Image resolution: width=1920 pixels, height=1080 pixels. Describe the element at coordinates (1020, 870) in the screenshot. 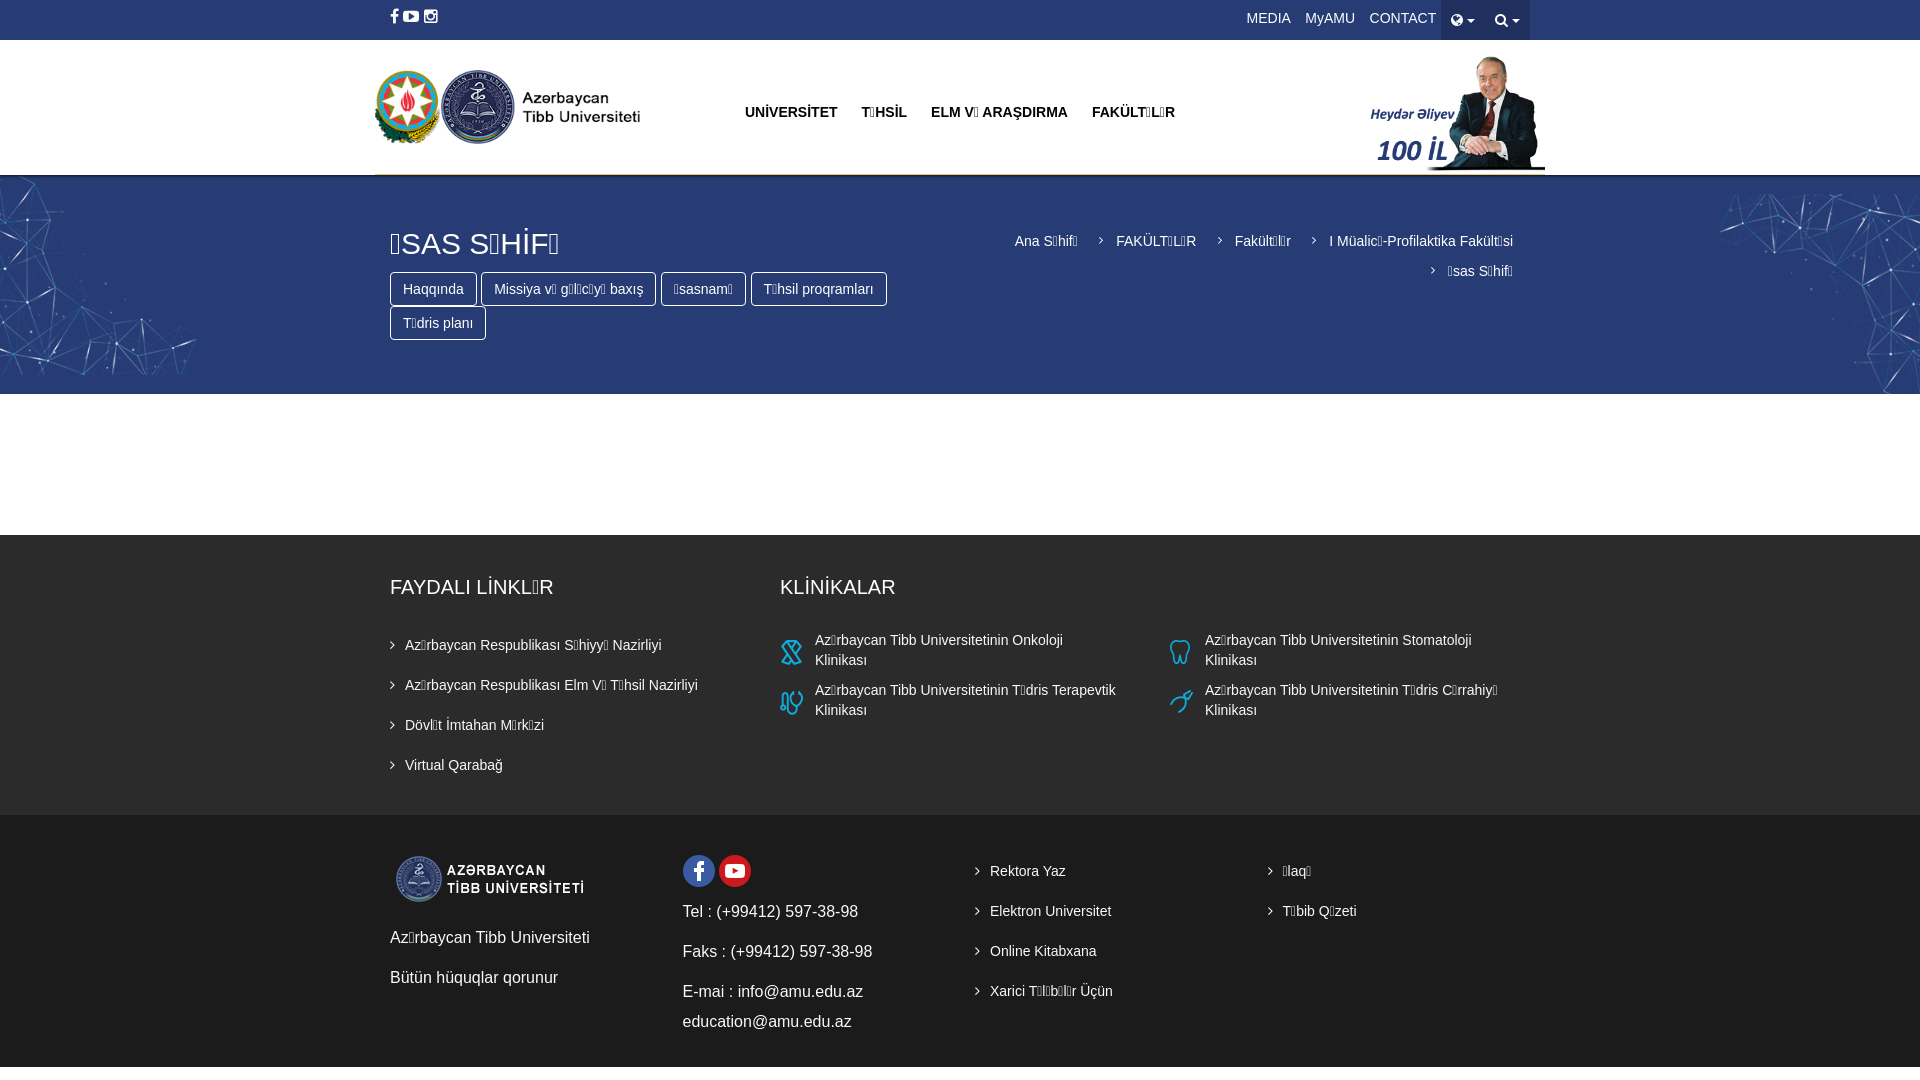

I see `'Rektora Yaz'` at that location.